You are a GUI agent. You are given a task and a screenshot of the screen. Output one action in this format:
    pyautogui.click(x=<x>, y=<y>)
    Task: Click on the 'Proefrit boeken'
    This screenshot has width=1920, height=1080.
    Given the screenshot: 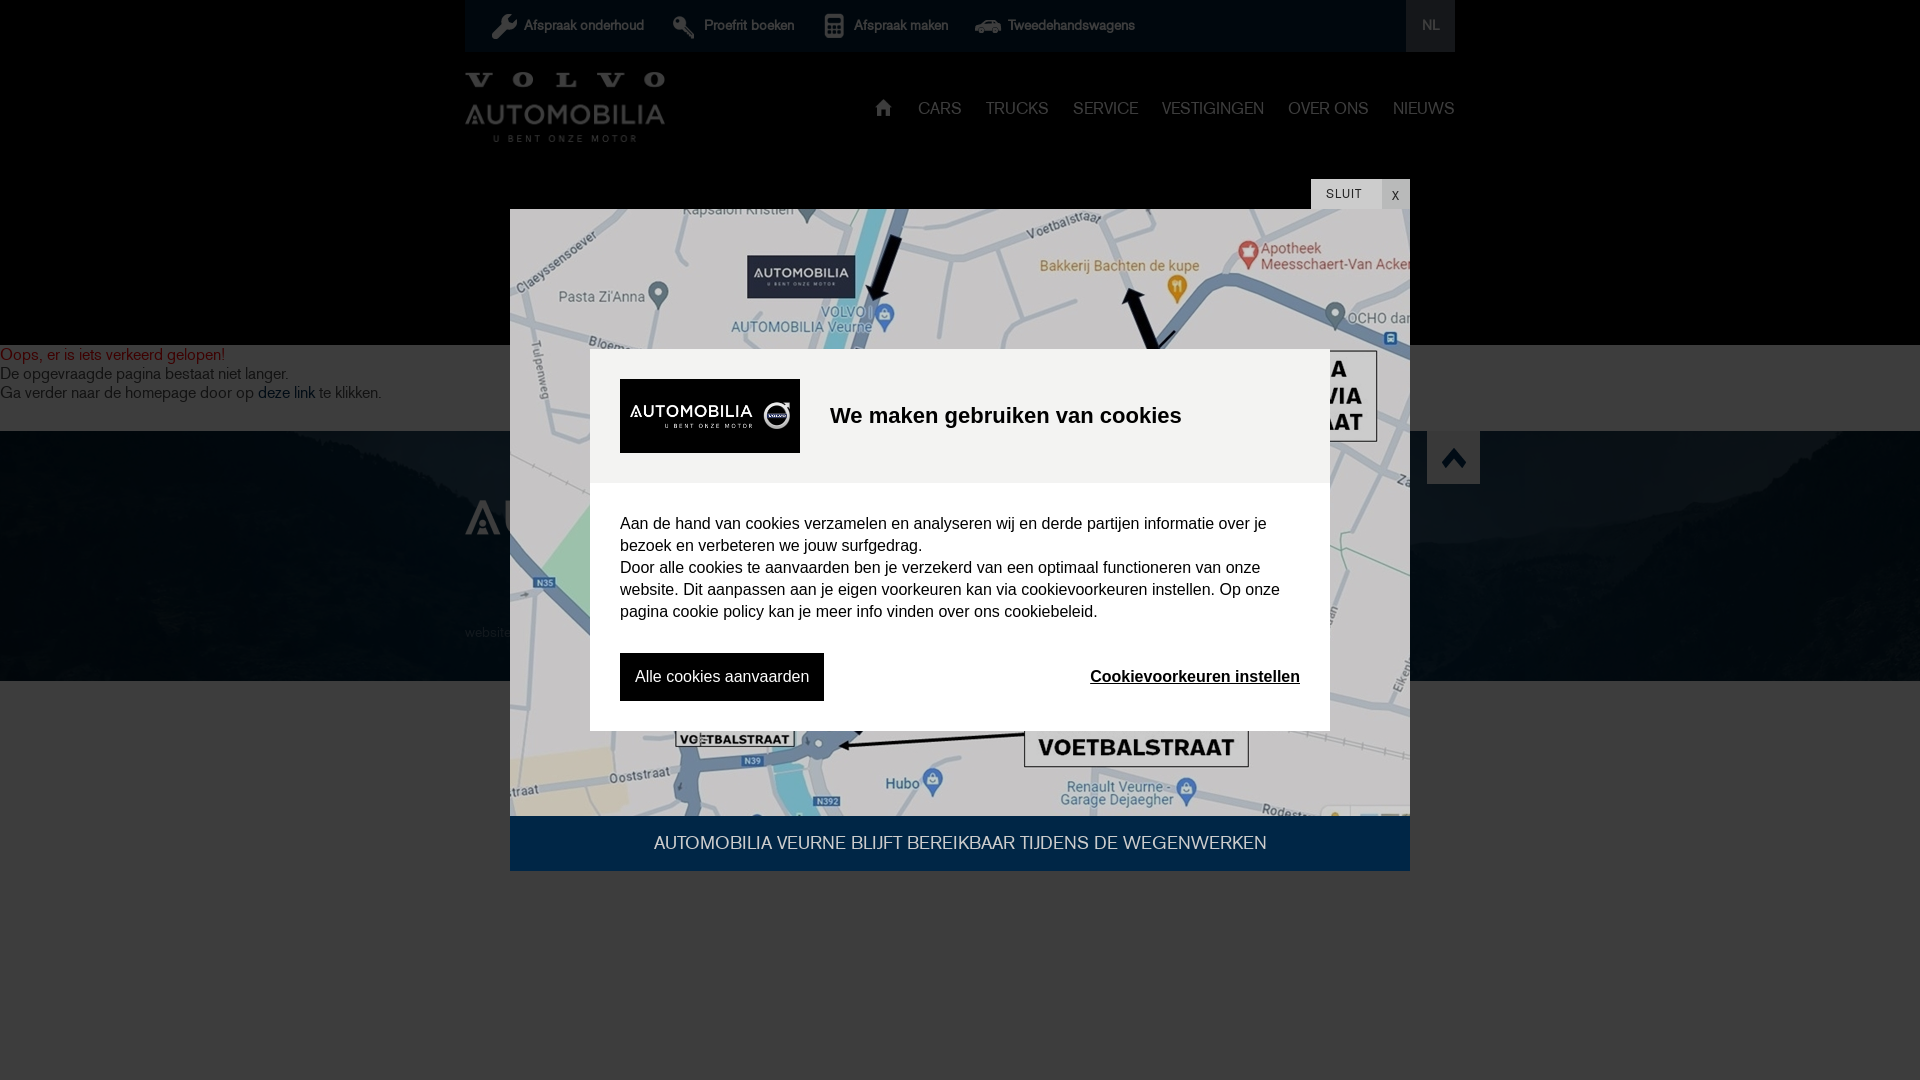 What is the action you would take?
    pyautogui.click(x=741, y=26)
    